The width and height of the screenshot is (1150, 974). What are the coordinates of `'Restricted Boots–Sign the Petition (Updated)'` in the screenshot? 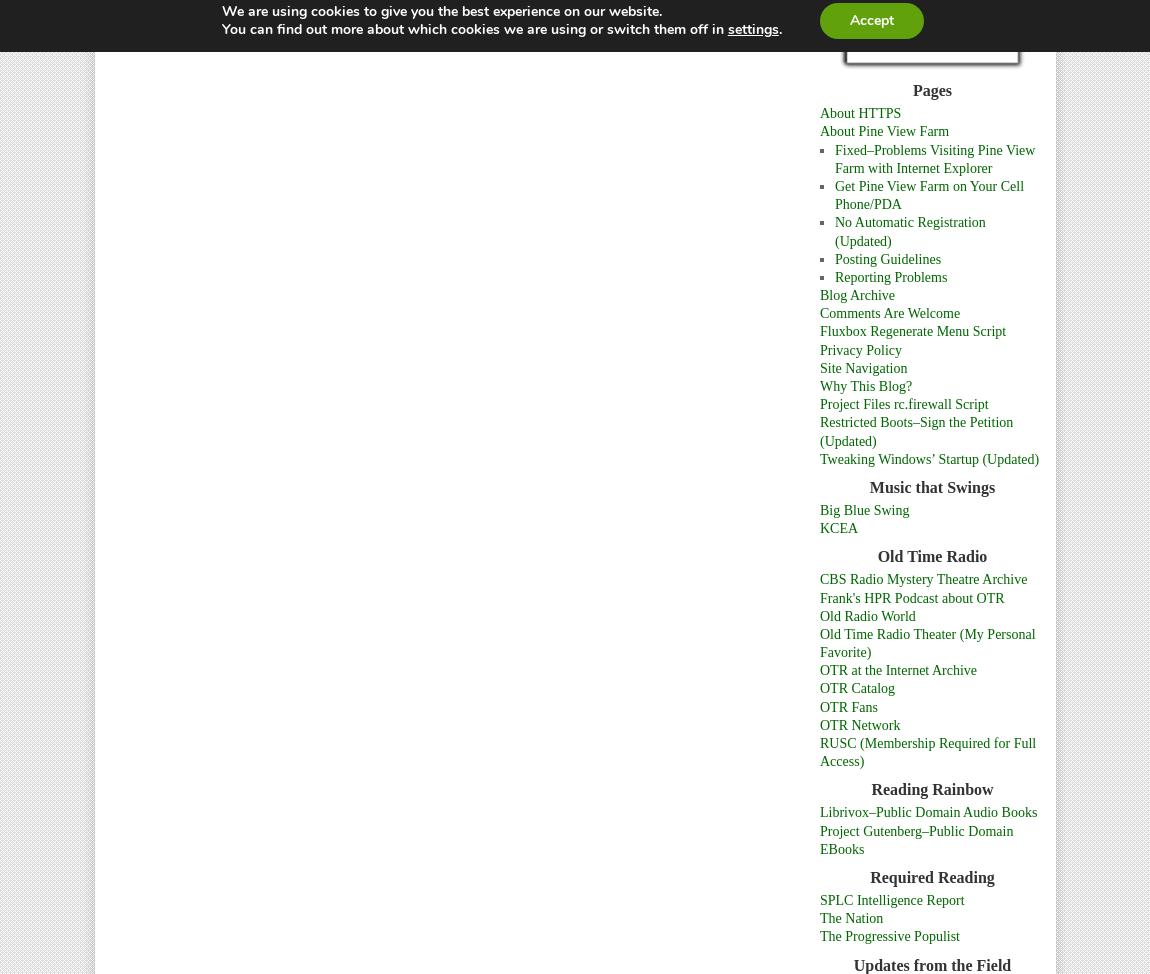 It's located at (916, 430).